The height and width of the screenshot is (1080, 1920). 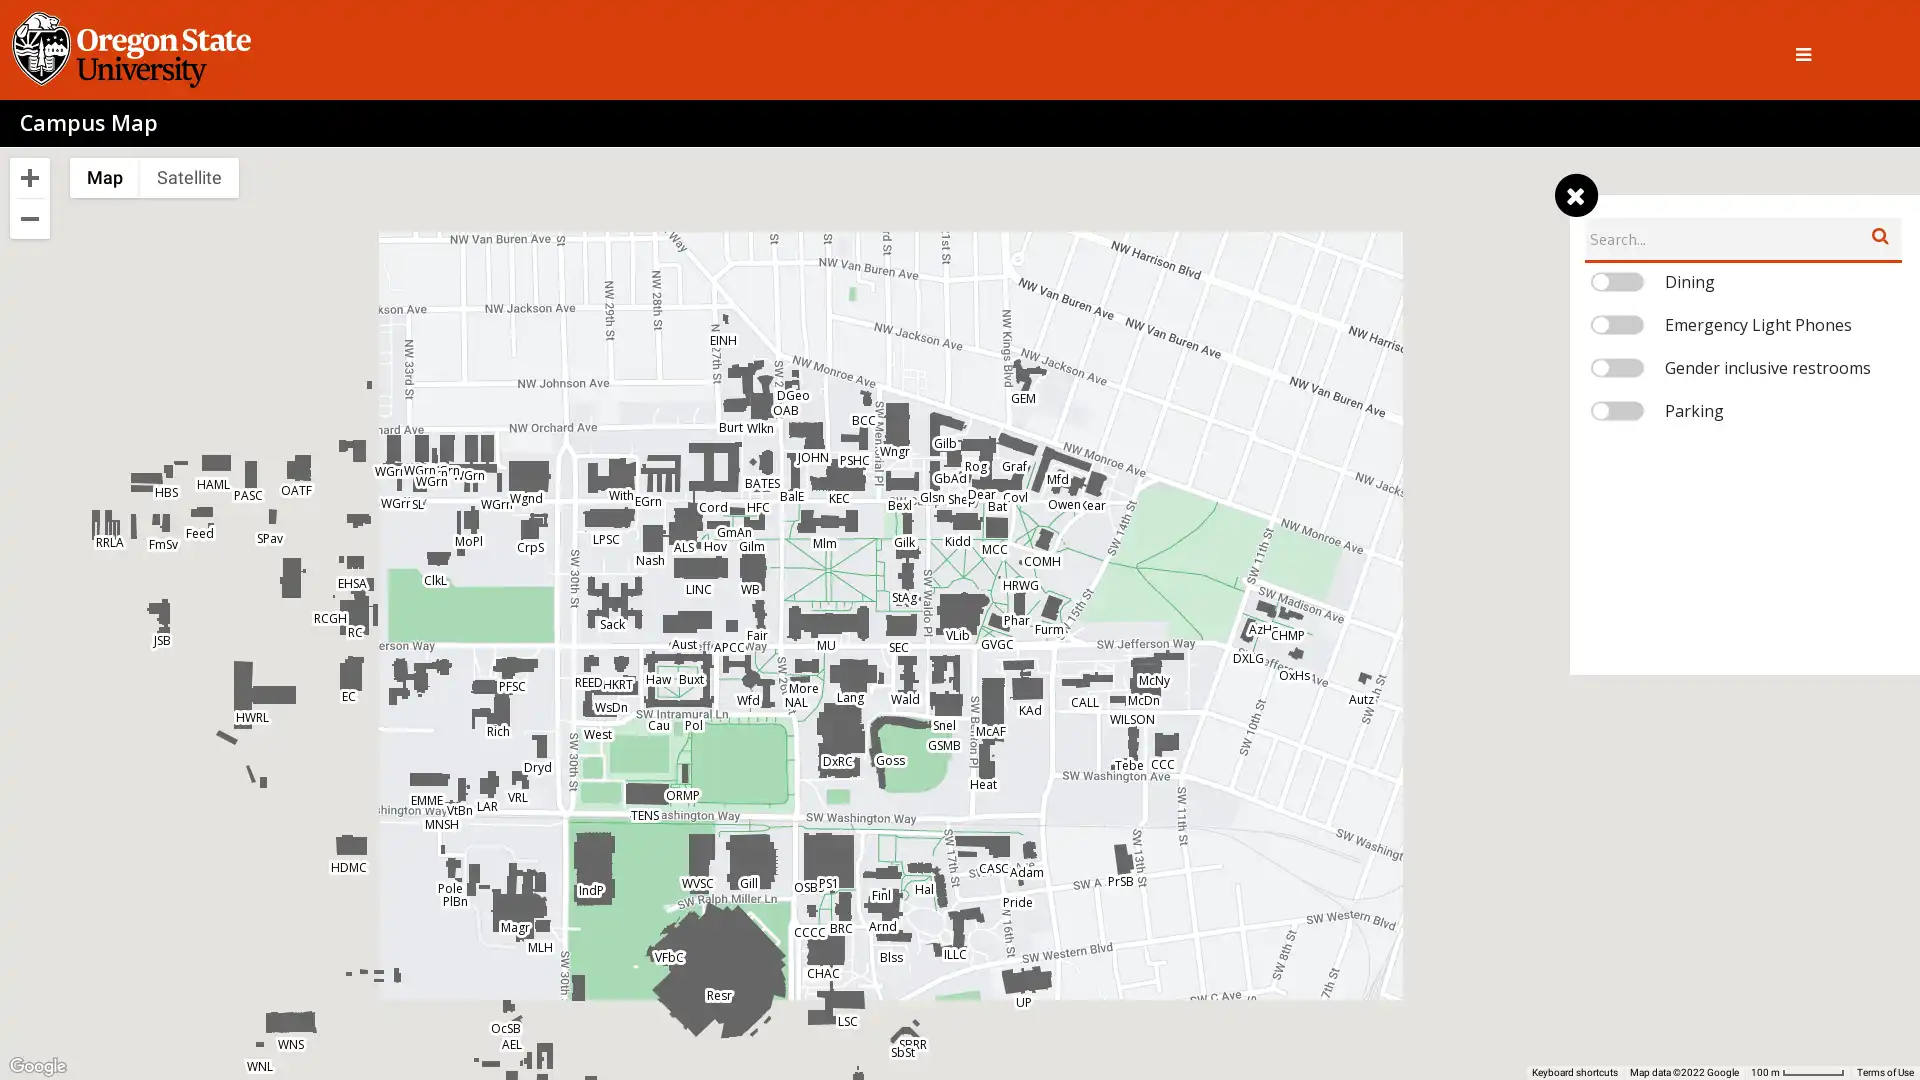 What do you see at coordinates (29, 219) in the screenshot?
I see `Zoom out` at bounding box center [29, 219].